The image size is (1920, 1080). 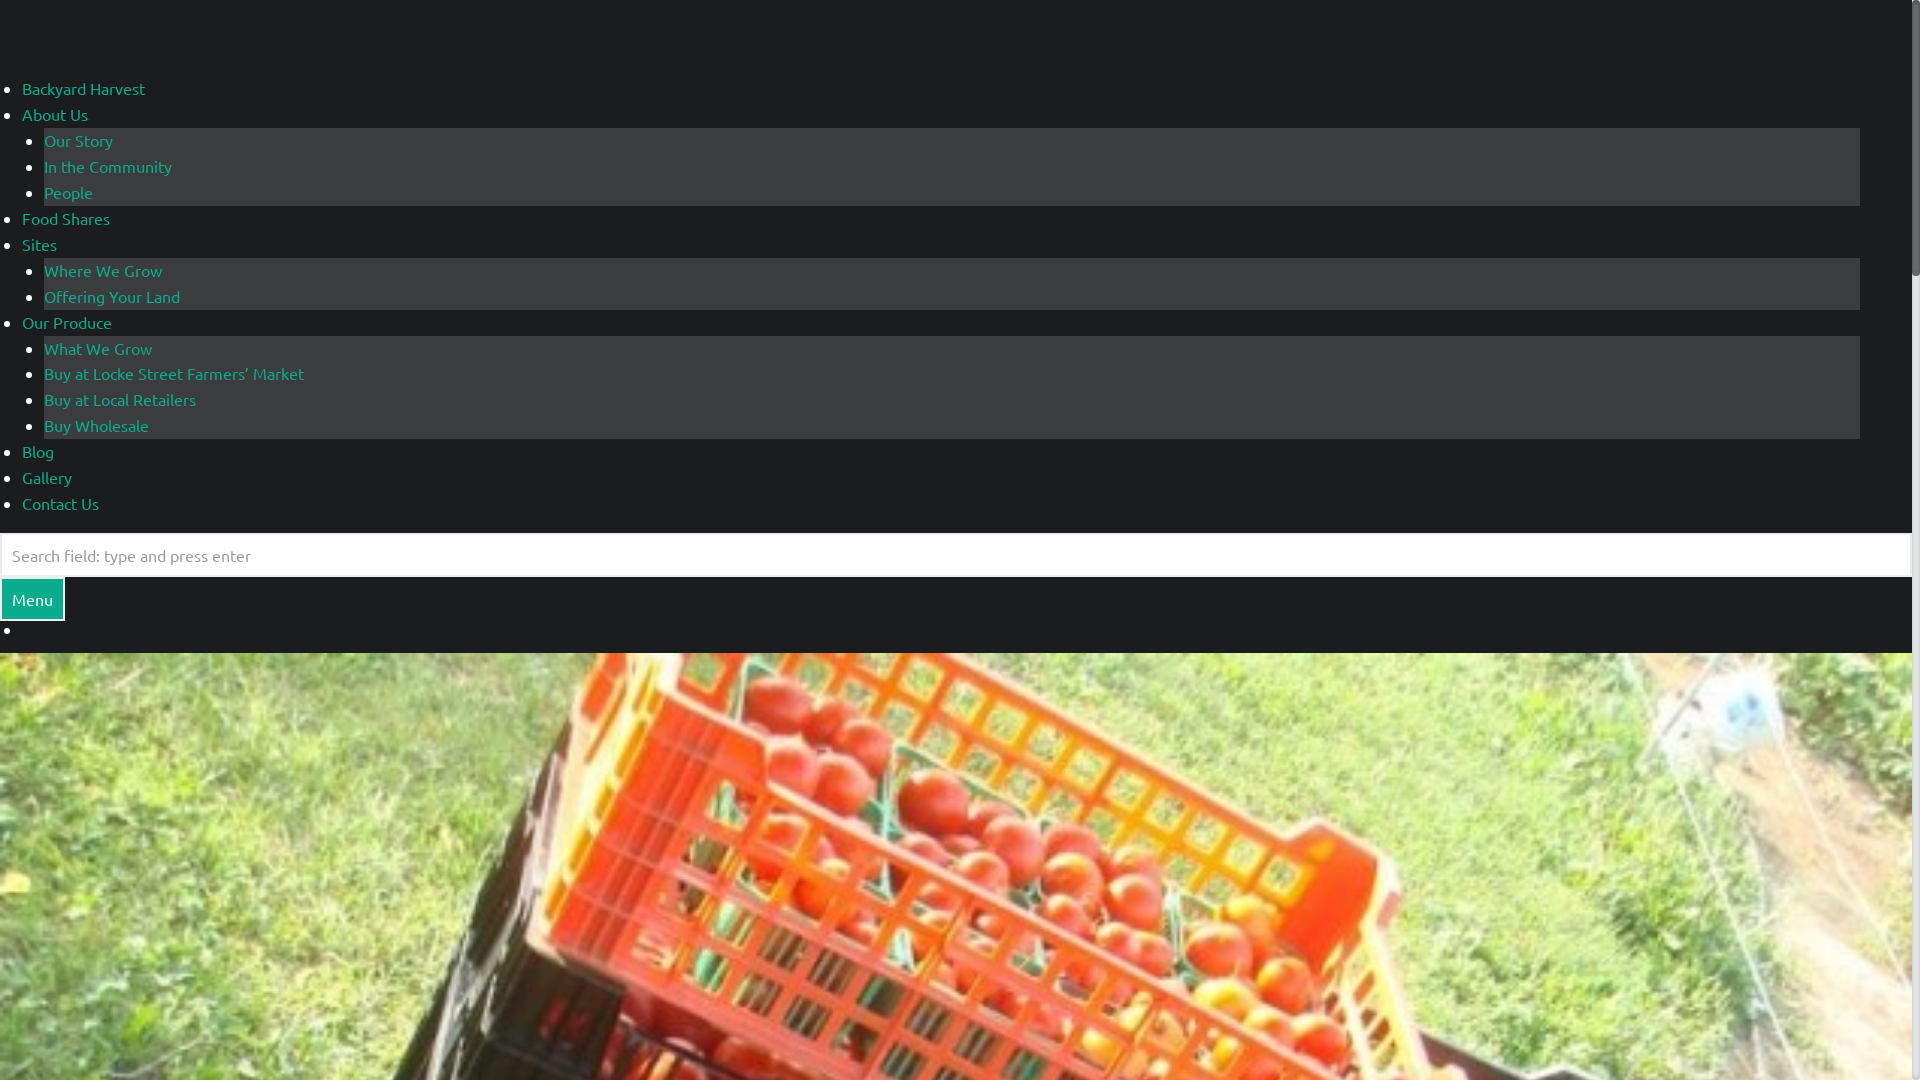 What do you see at coordinates (22, 218) in the screenshot?
I see `'Food Shares'` at bounding box center [22, 218].